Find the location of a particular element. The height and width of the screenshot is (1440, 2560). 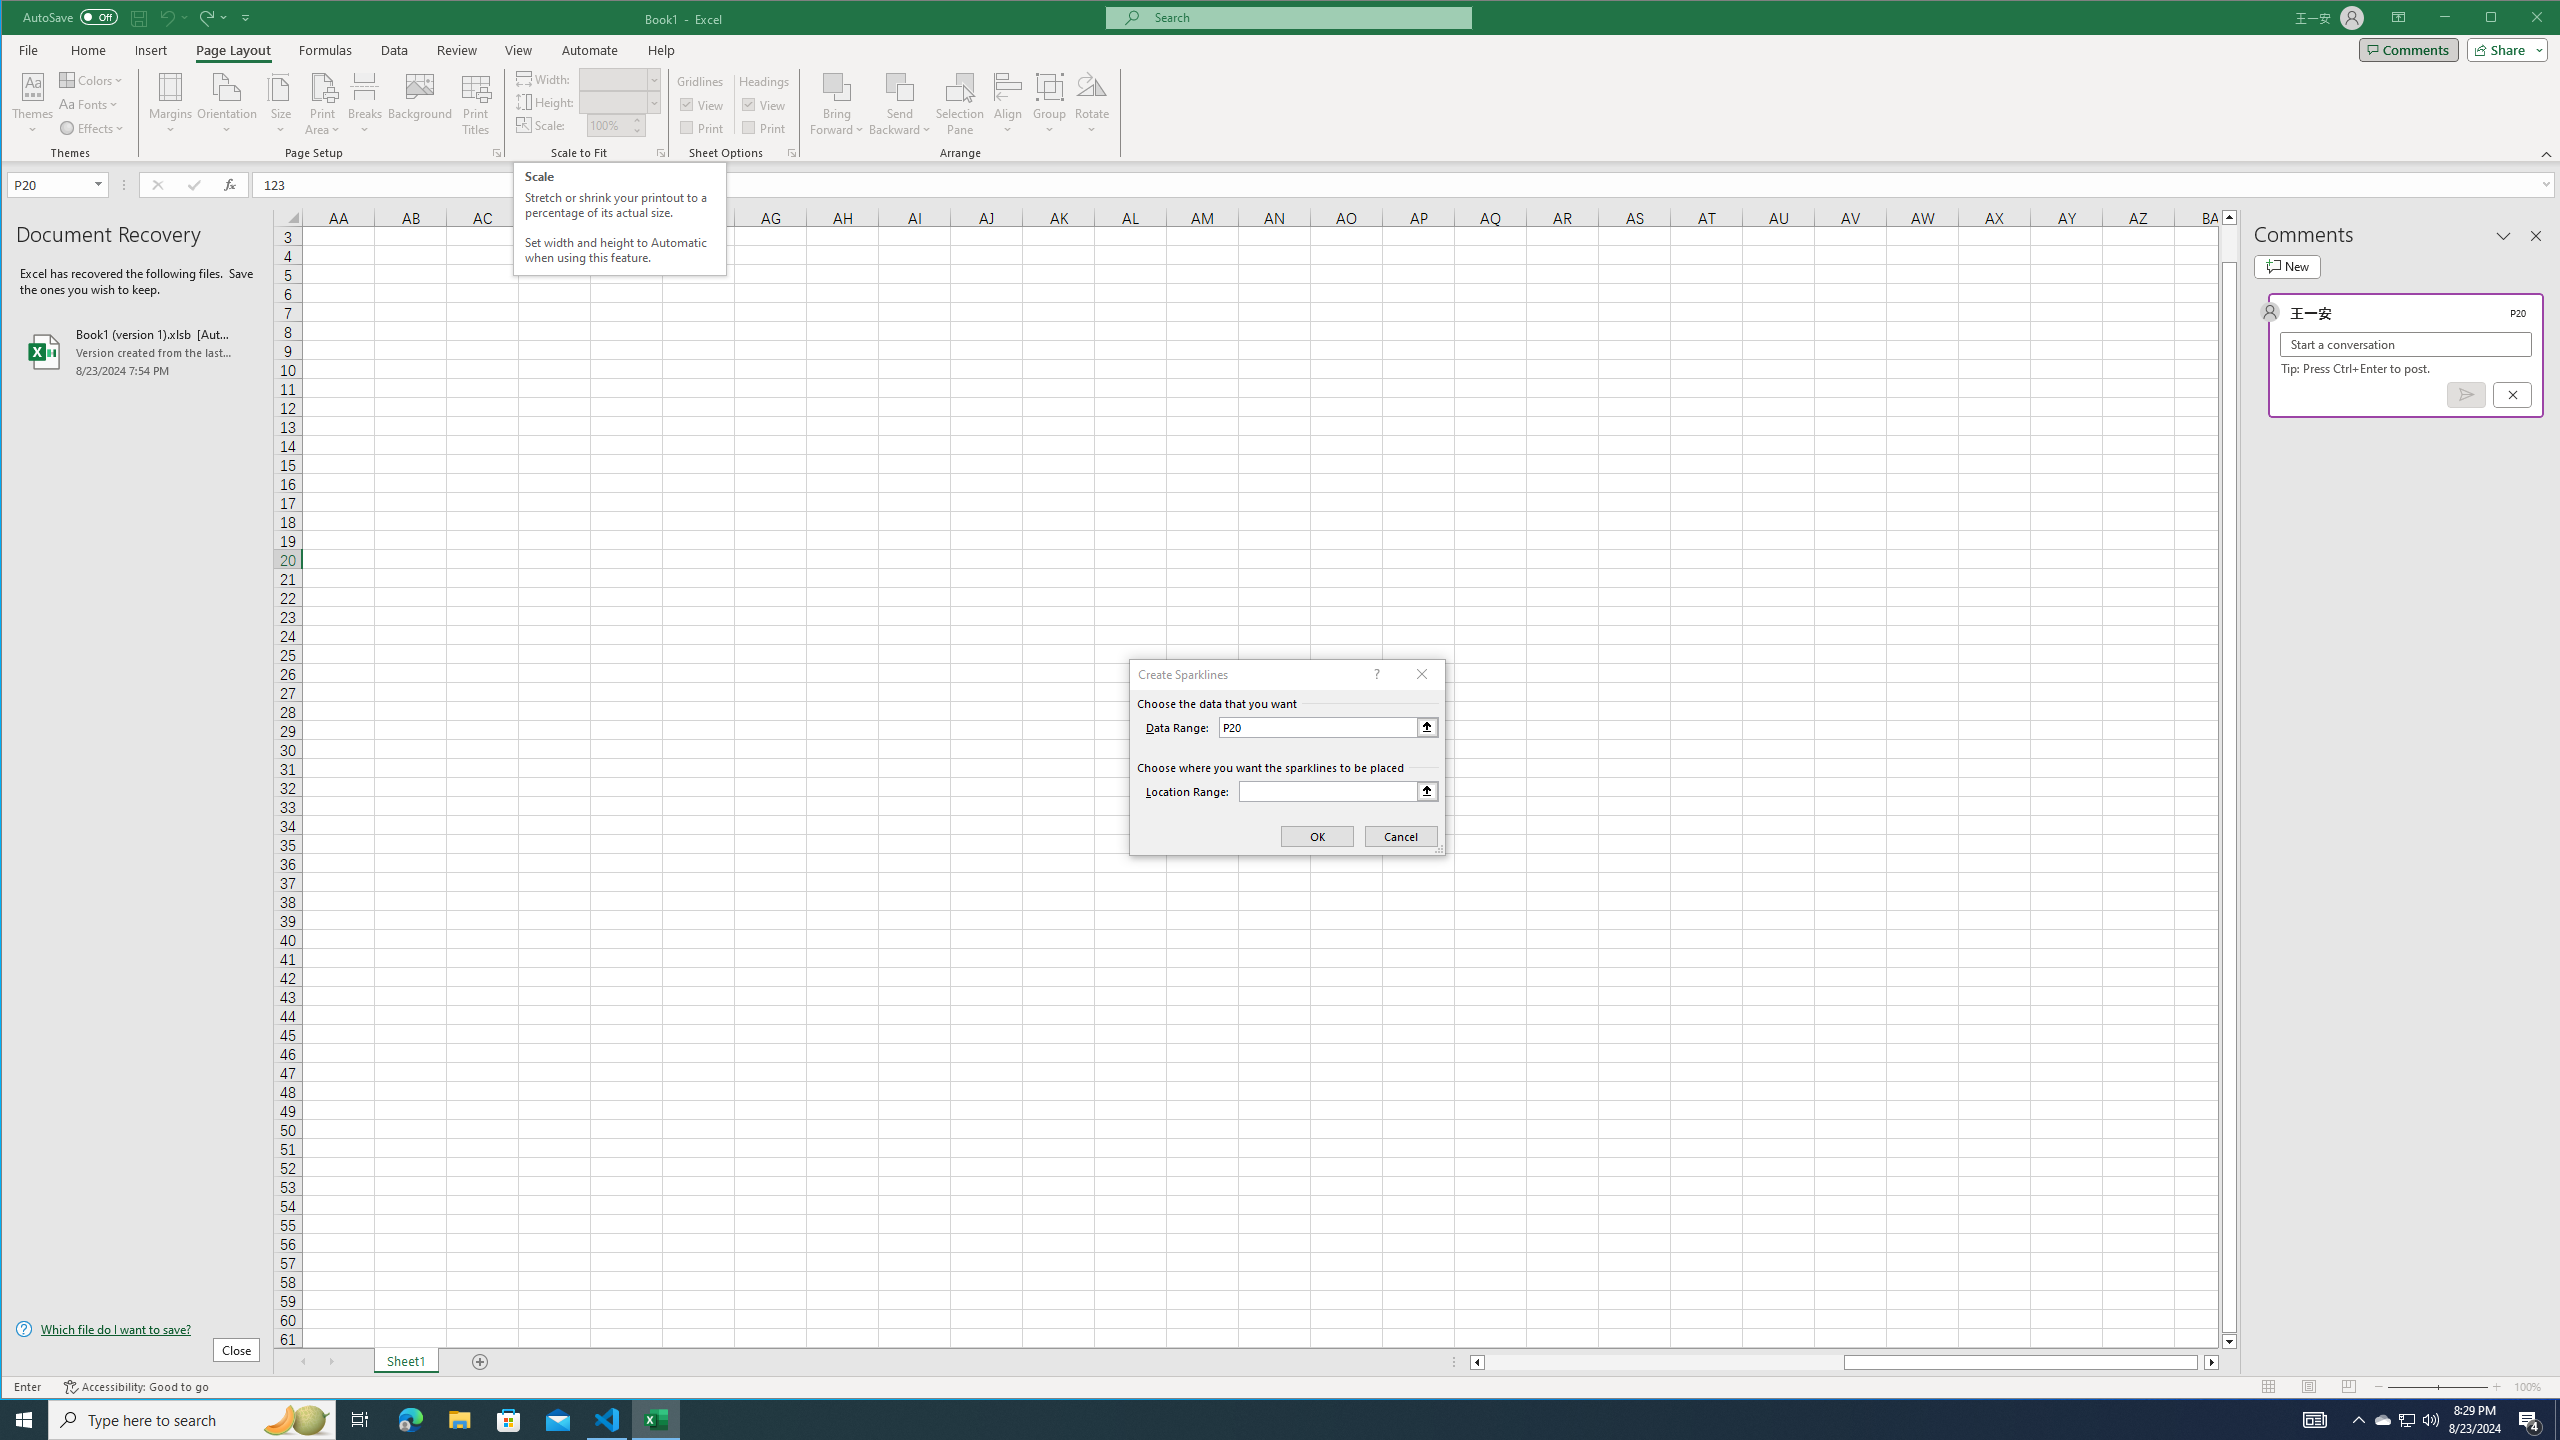

'Accessibility Checker Accessibility: Good to go' is located at coordinates (135, 1386).